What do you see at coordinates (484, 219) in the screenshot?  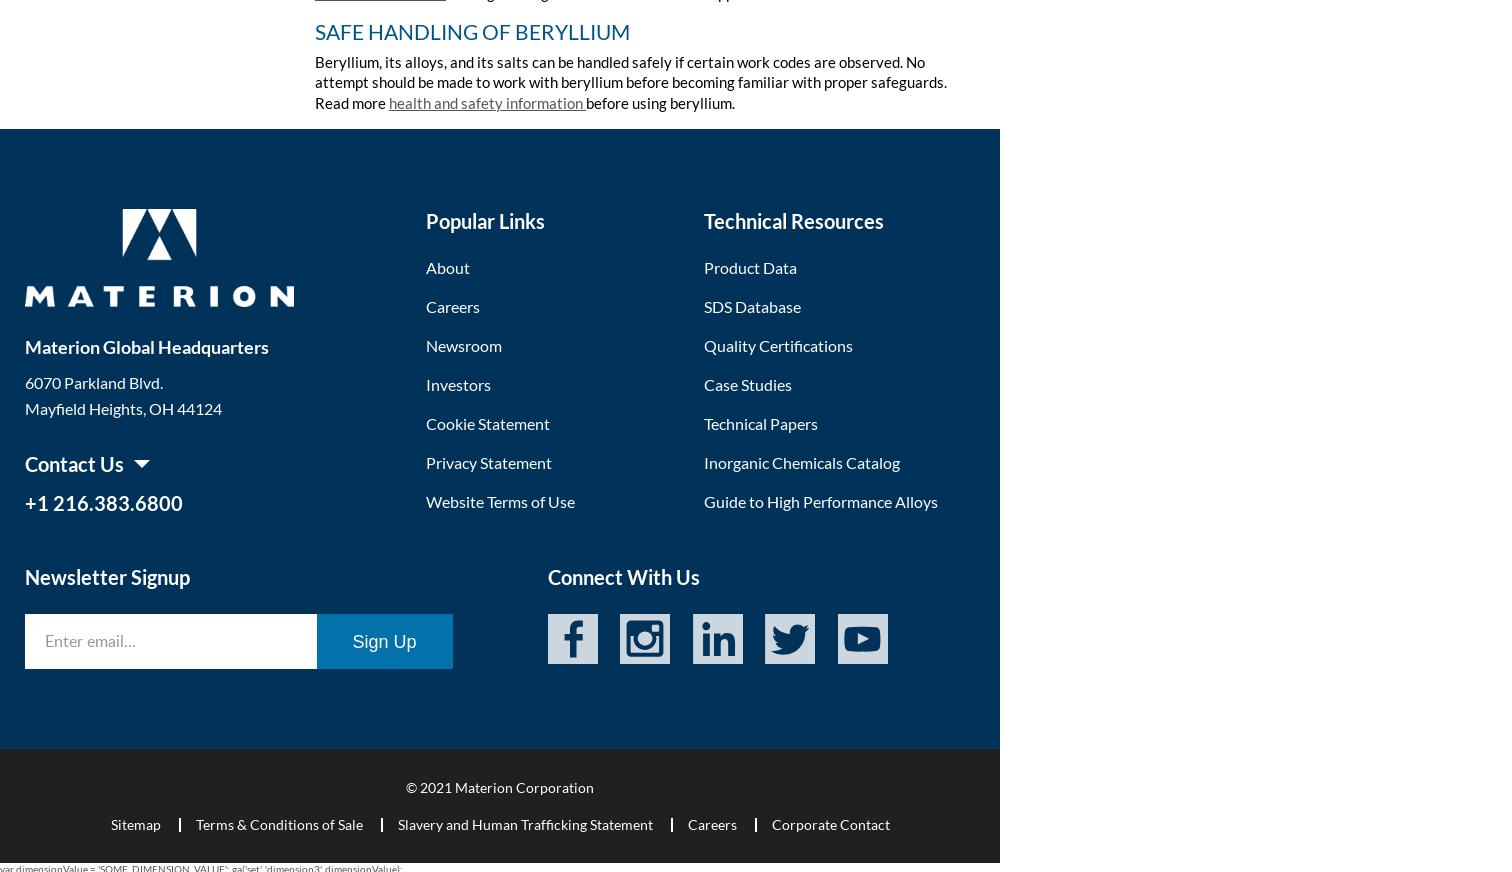 I see `'Popular Links'` at bounding box center [484, 219].